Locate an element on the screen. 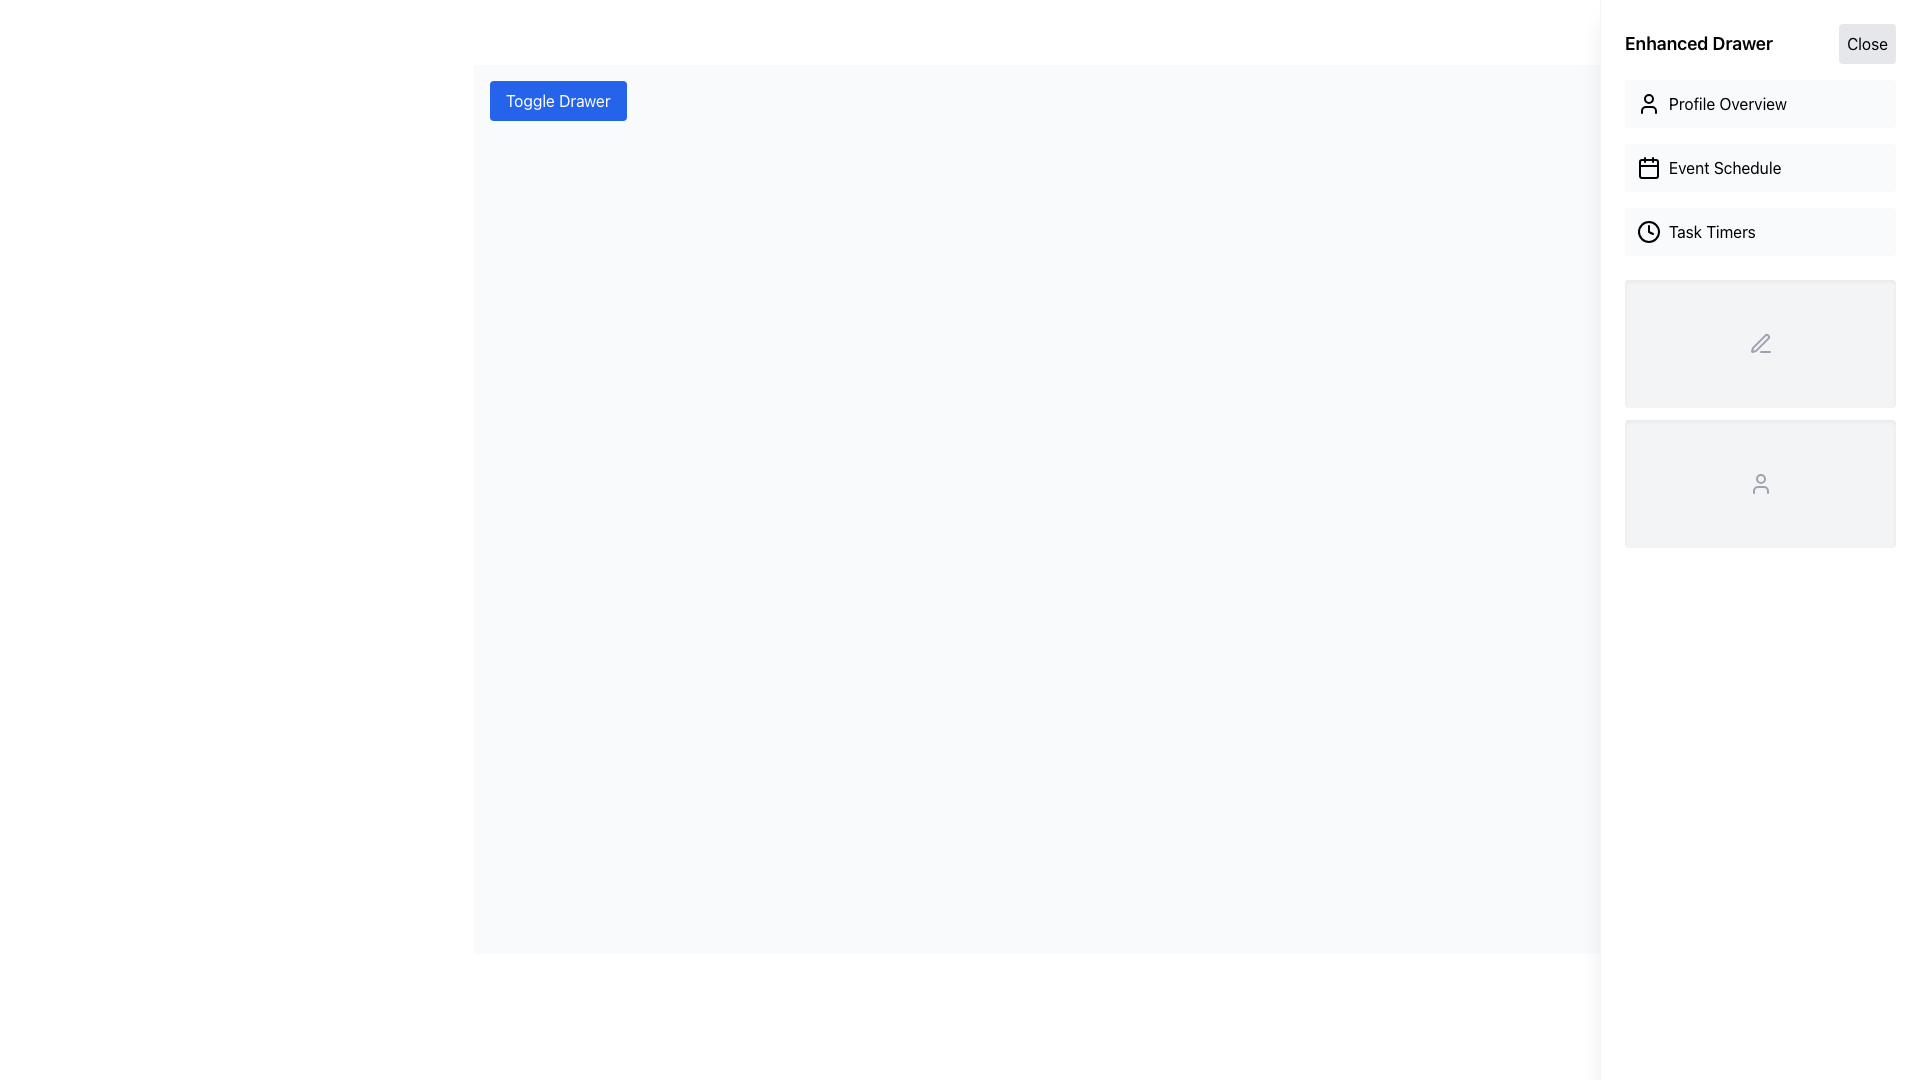  the small gray icon resembling a pen or pencil located in the enhanced drawer on the right side of the interface, within the second card is located at coordinates (1760, 342).